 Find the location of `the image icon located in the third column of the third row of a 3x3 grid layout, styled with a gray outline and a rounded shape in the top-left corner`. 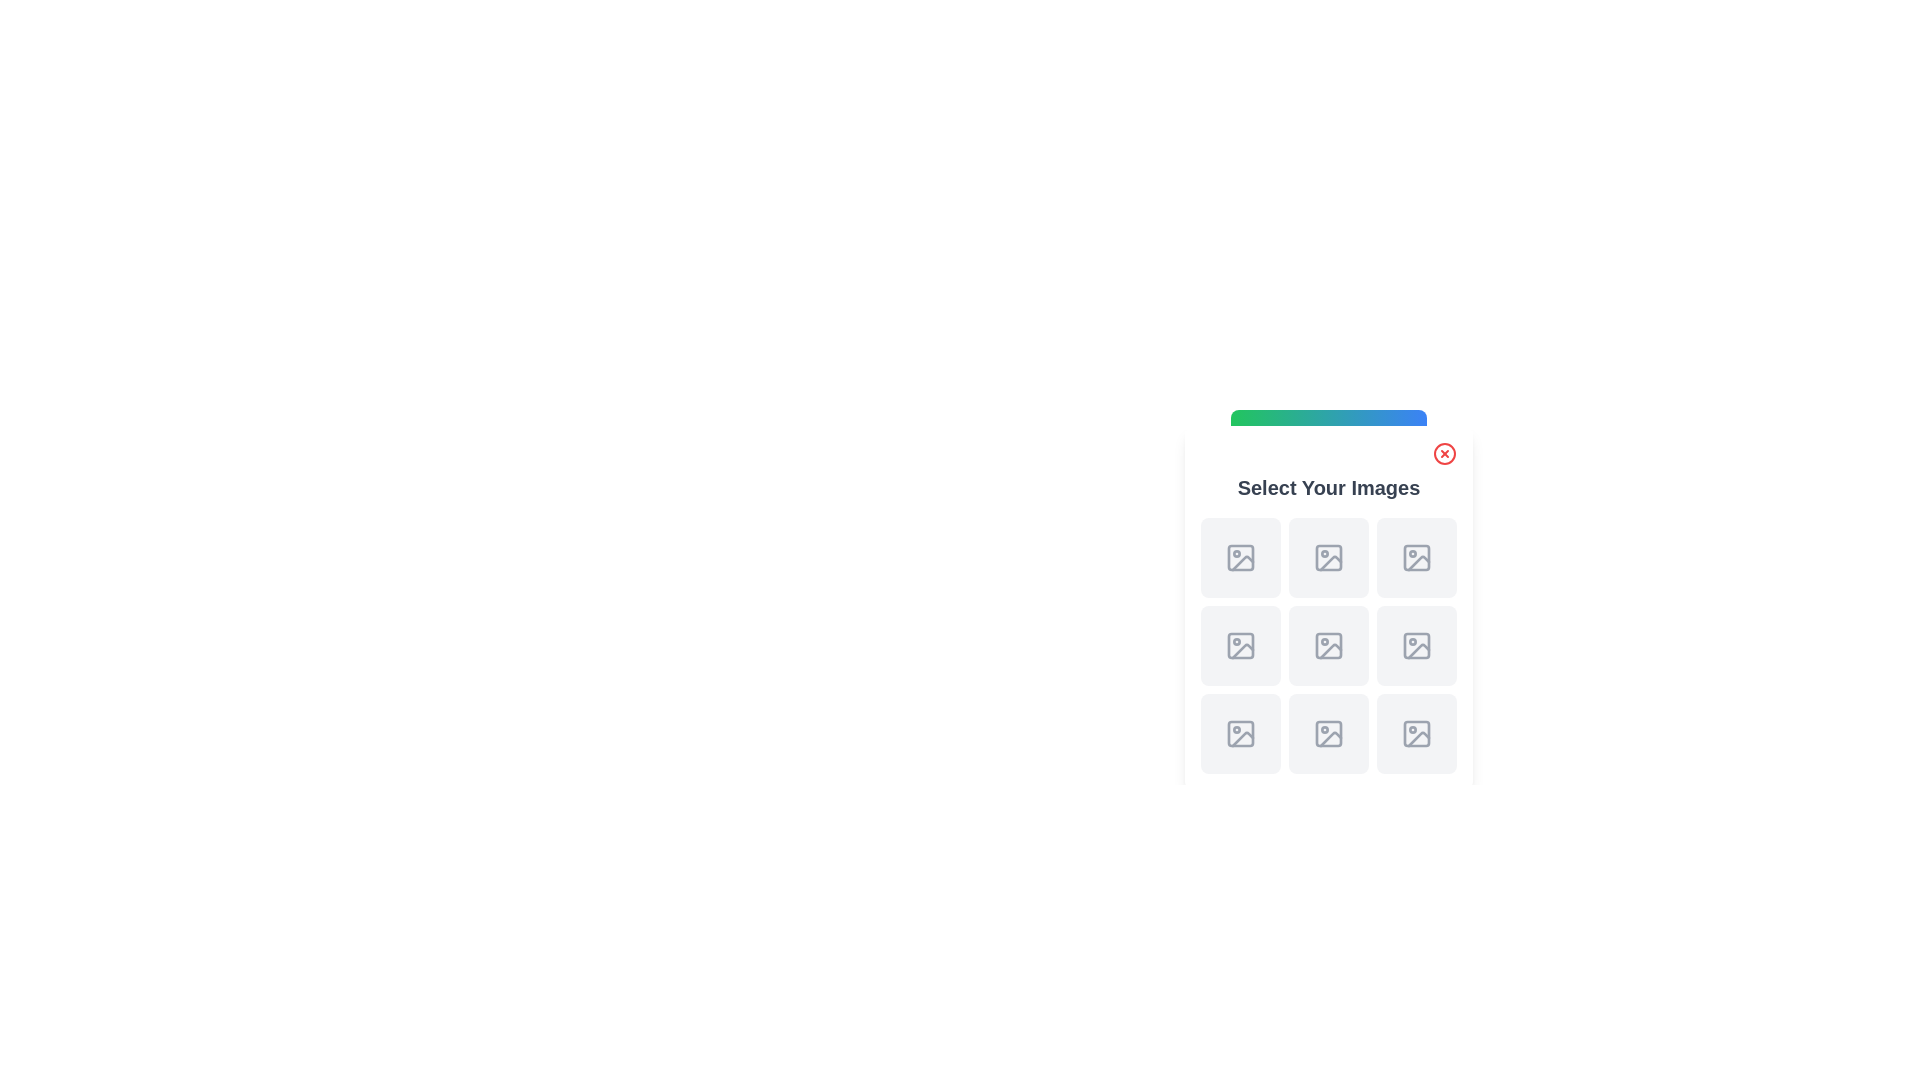

the image icon located in the third column of the third row of a 3x3 grid layout, styled with a gray outline and a rounded shape in the top-left corner is located at coordinates (1415, 645).